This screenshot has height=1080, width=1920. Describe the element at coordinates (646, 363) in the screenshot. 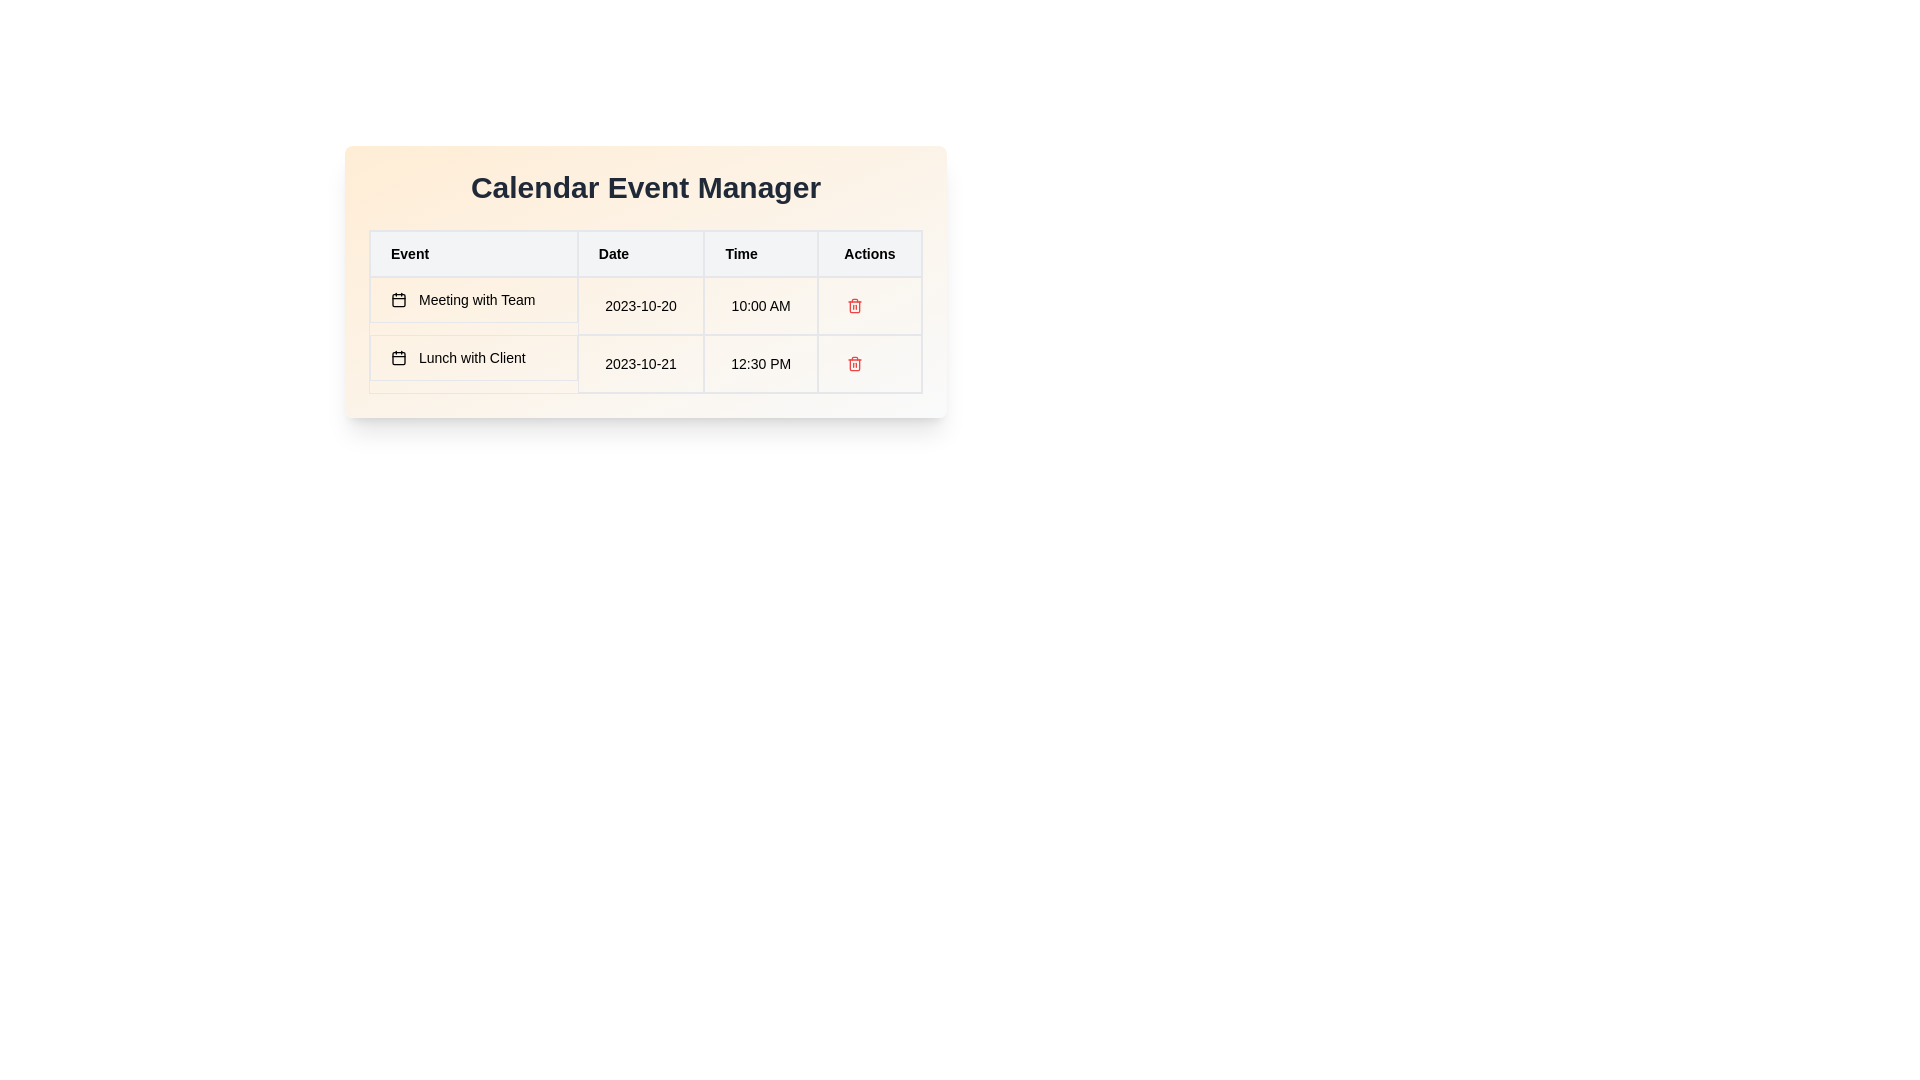

I see `the second row of the table in the 'Calendar Event Manager' section, which displays the event titled 'Lunch with Client' along with its date '2023-10-21' and time '12:30 PM'` at that location.